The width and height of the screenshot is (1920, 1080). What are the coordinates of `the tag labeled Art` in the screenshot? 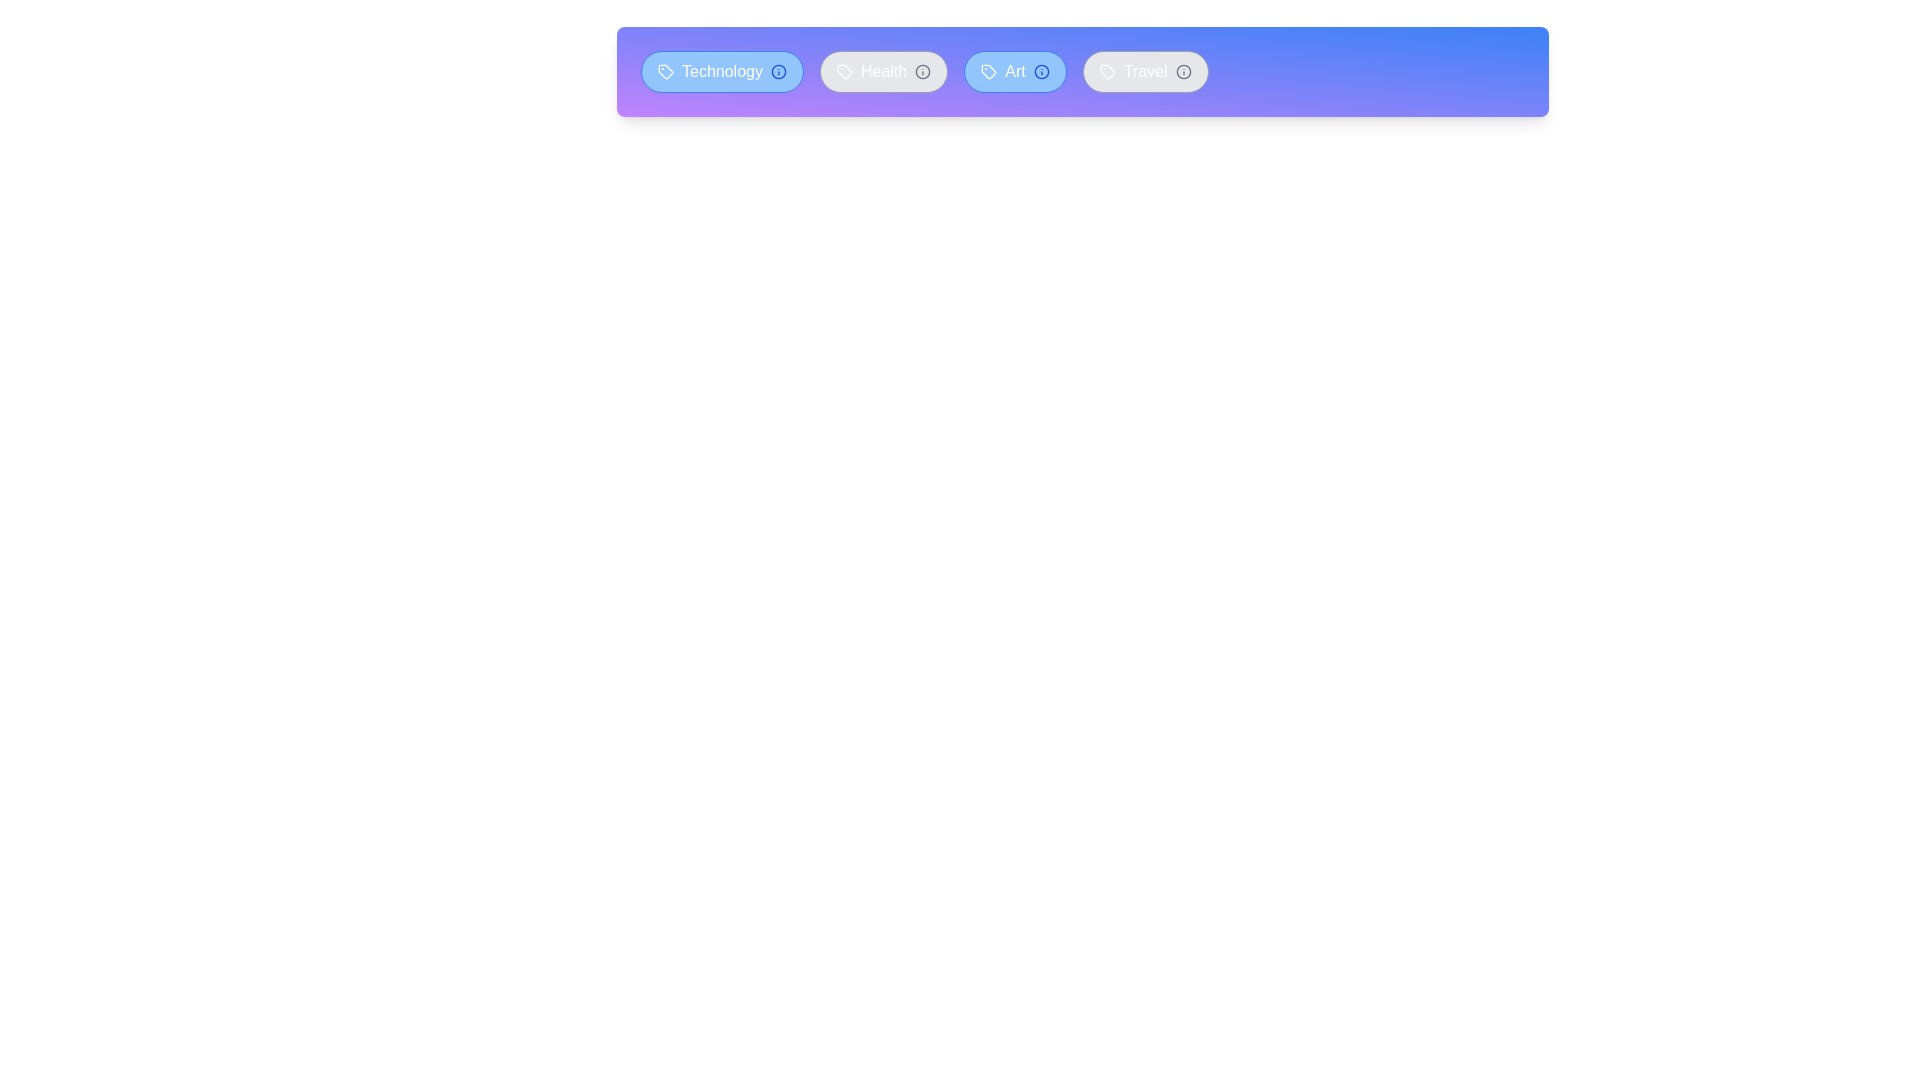 It's located at (1014, 71).